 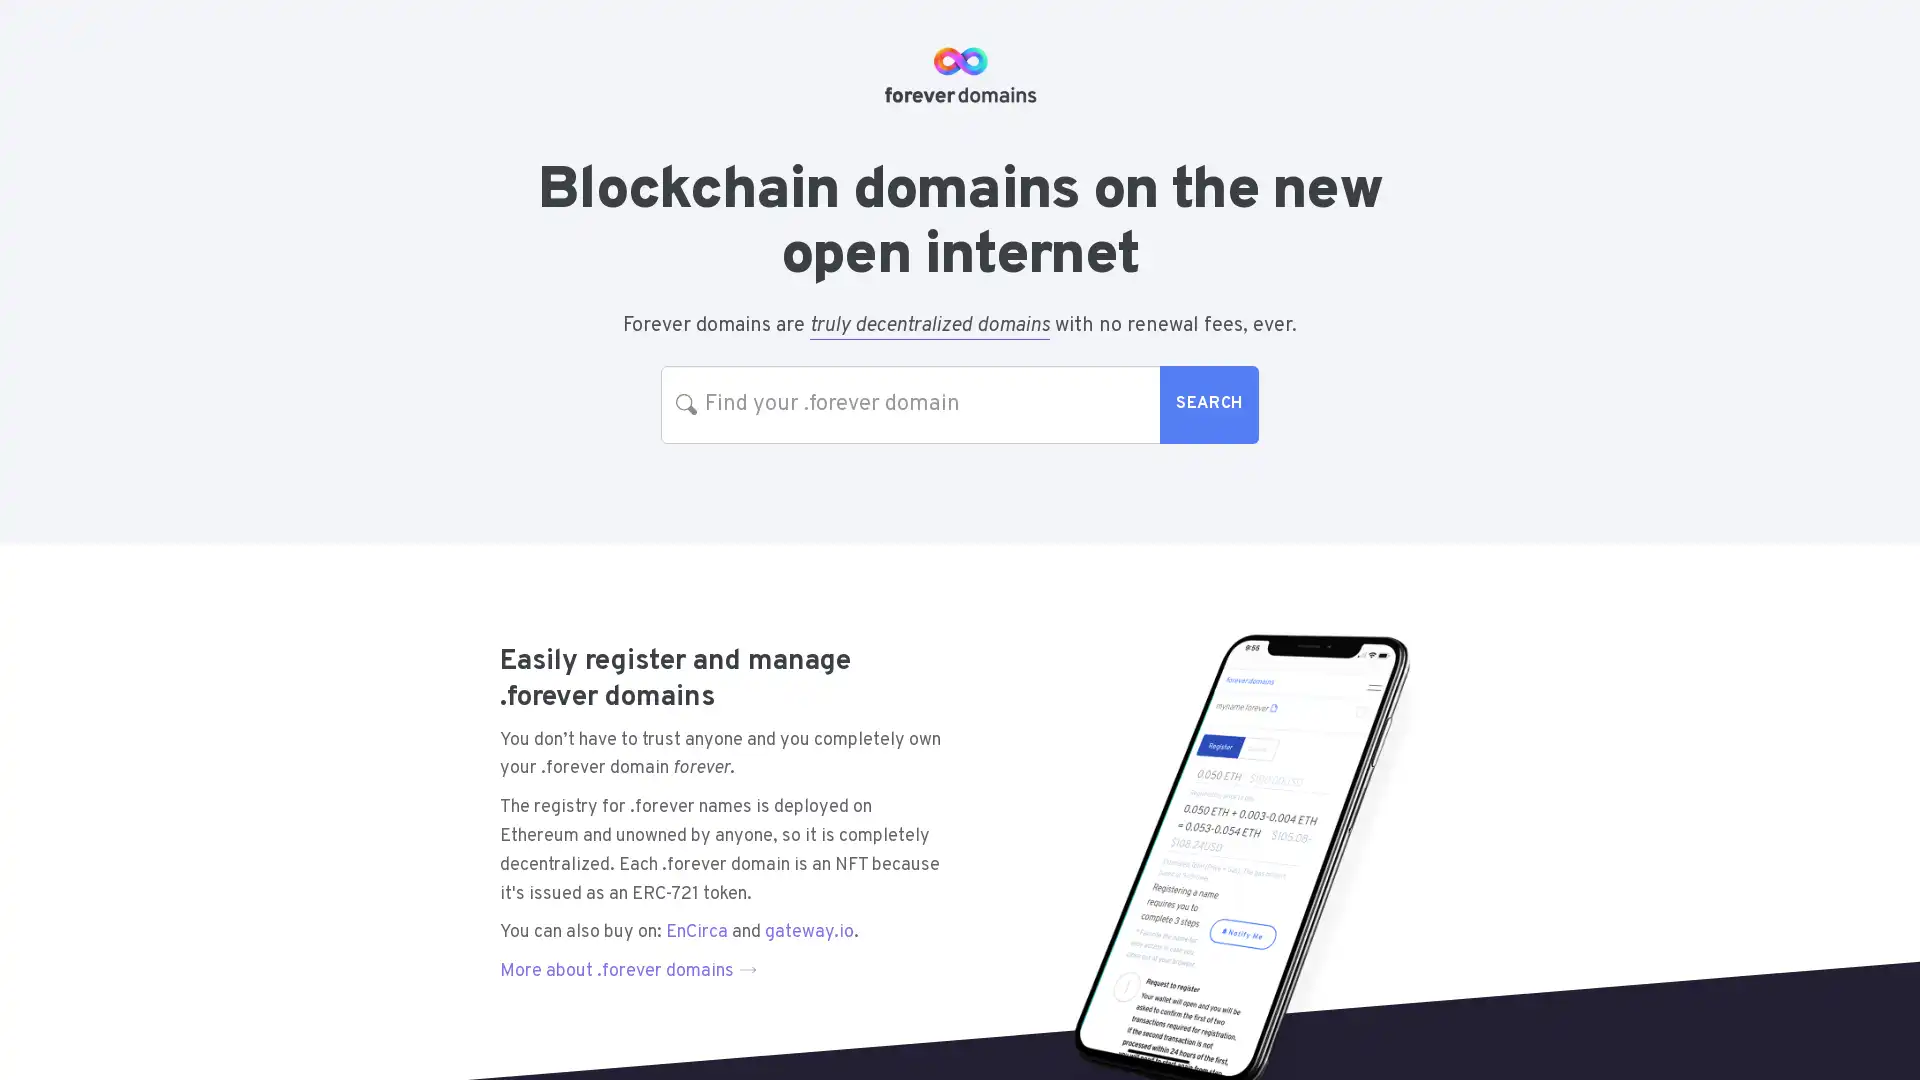 I want to click on SEARCH, so click(x=1208, y=404).